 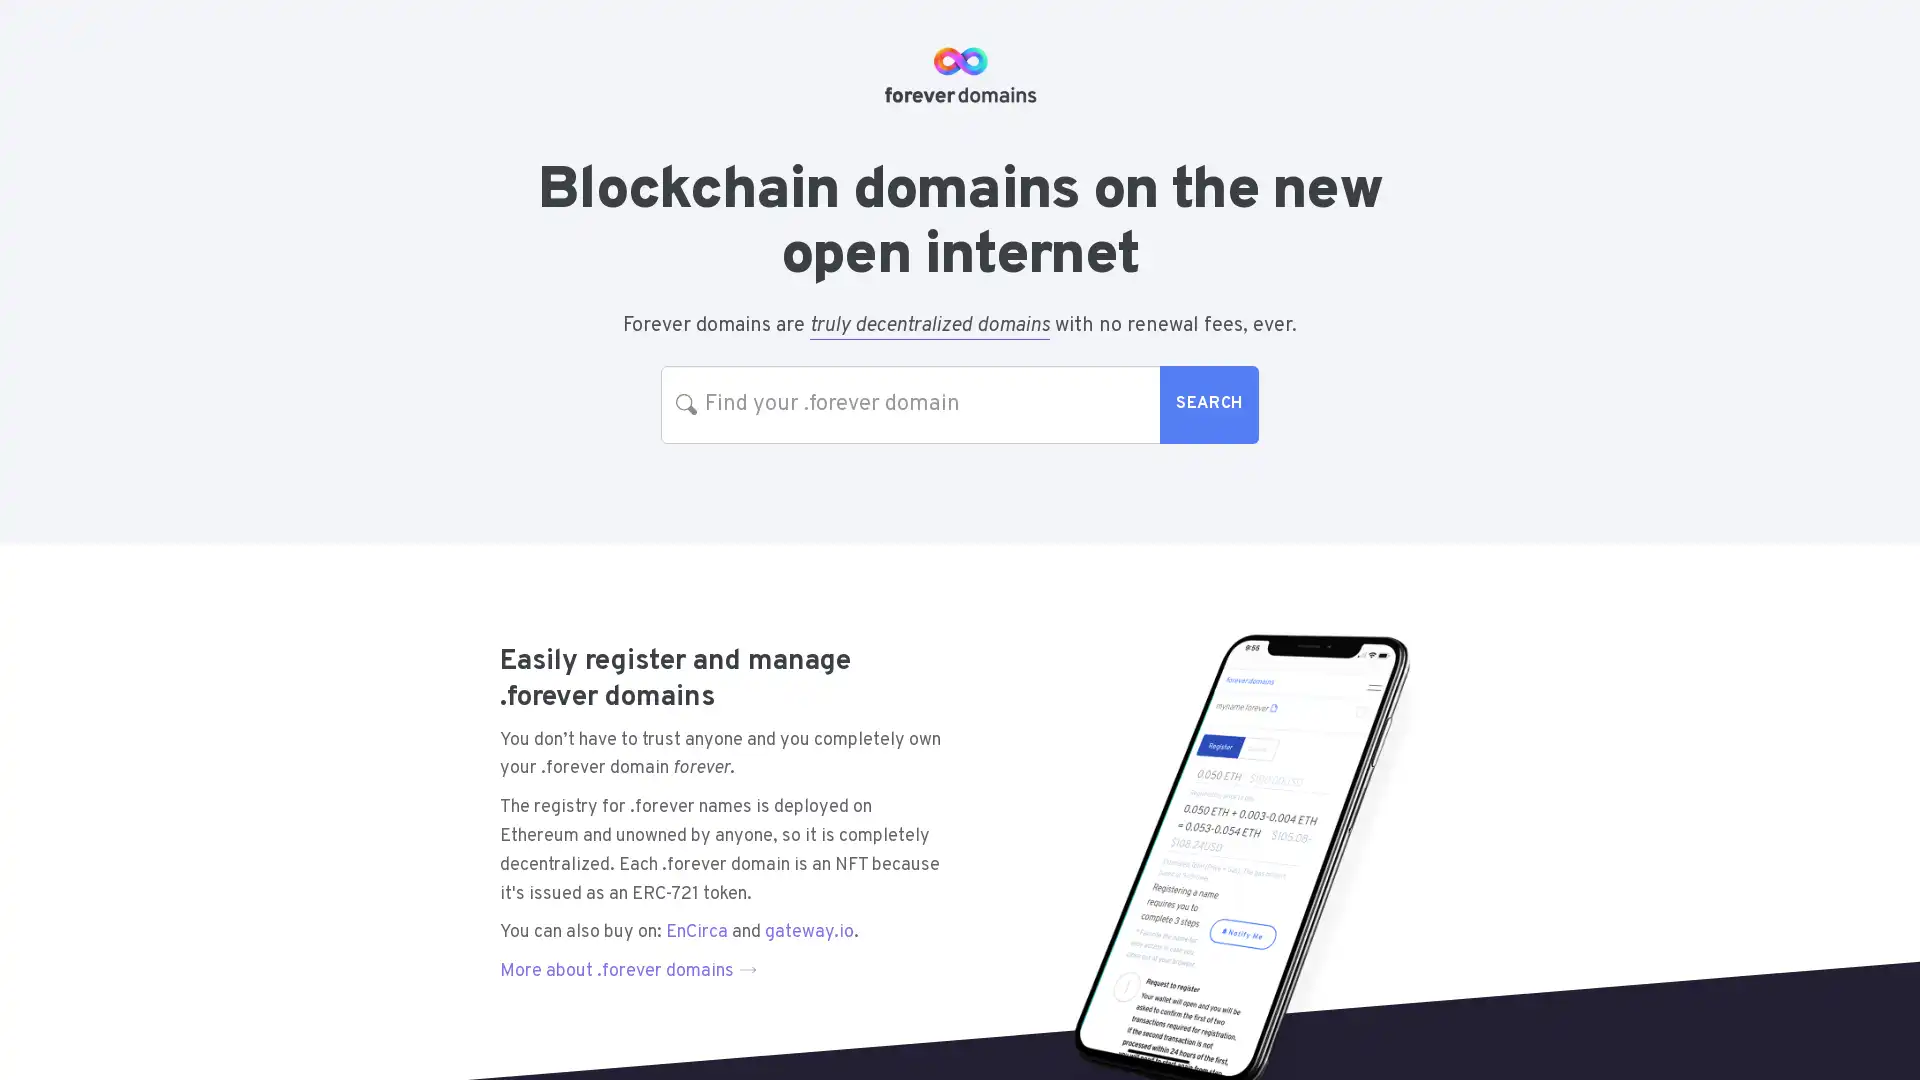 I want to click on SEARCH, so click(x=1208, y=404).